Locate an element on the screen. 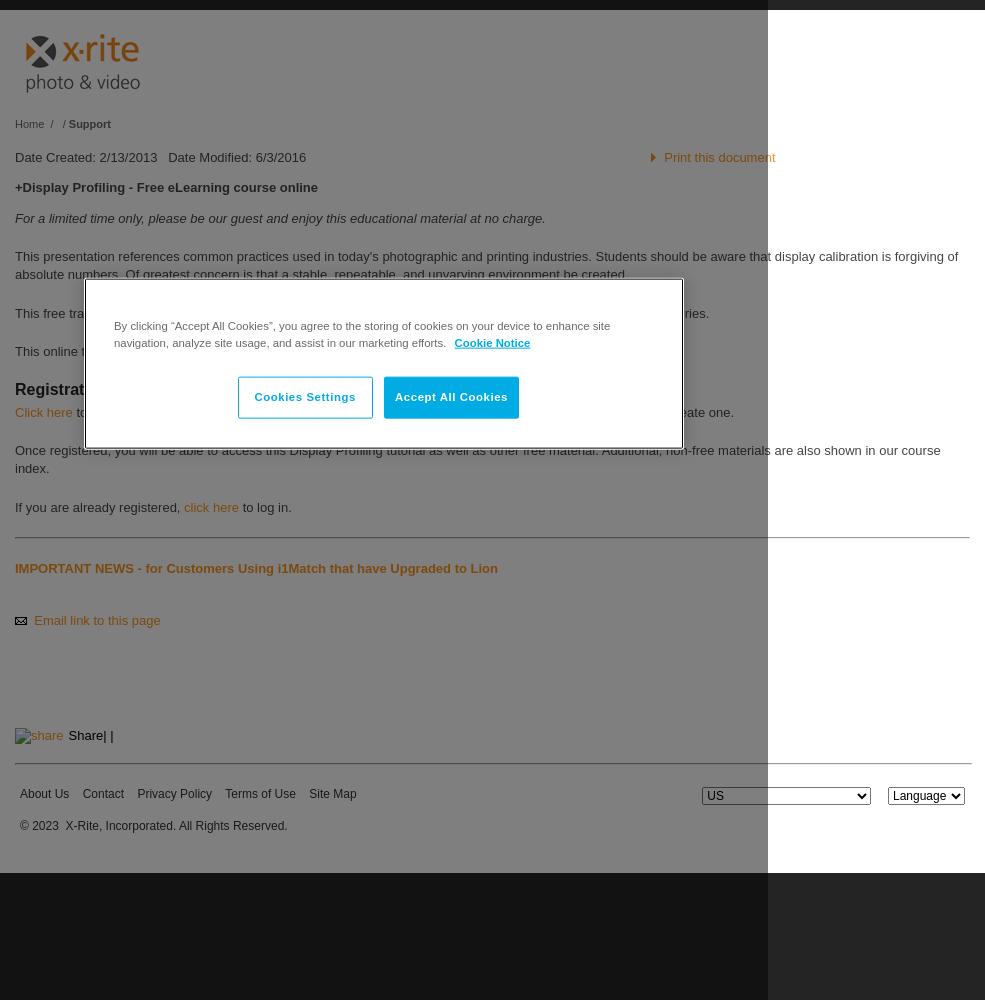  'to enter our new eLearning center. If you do not have an account, the registration process will help you create one.' is located at coordinates (401, 411).